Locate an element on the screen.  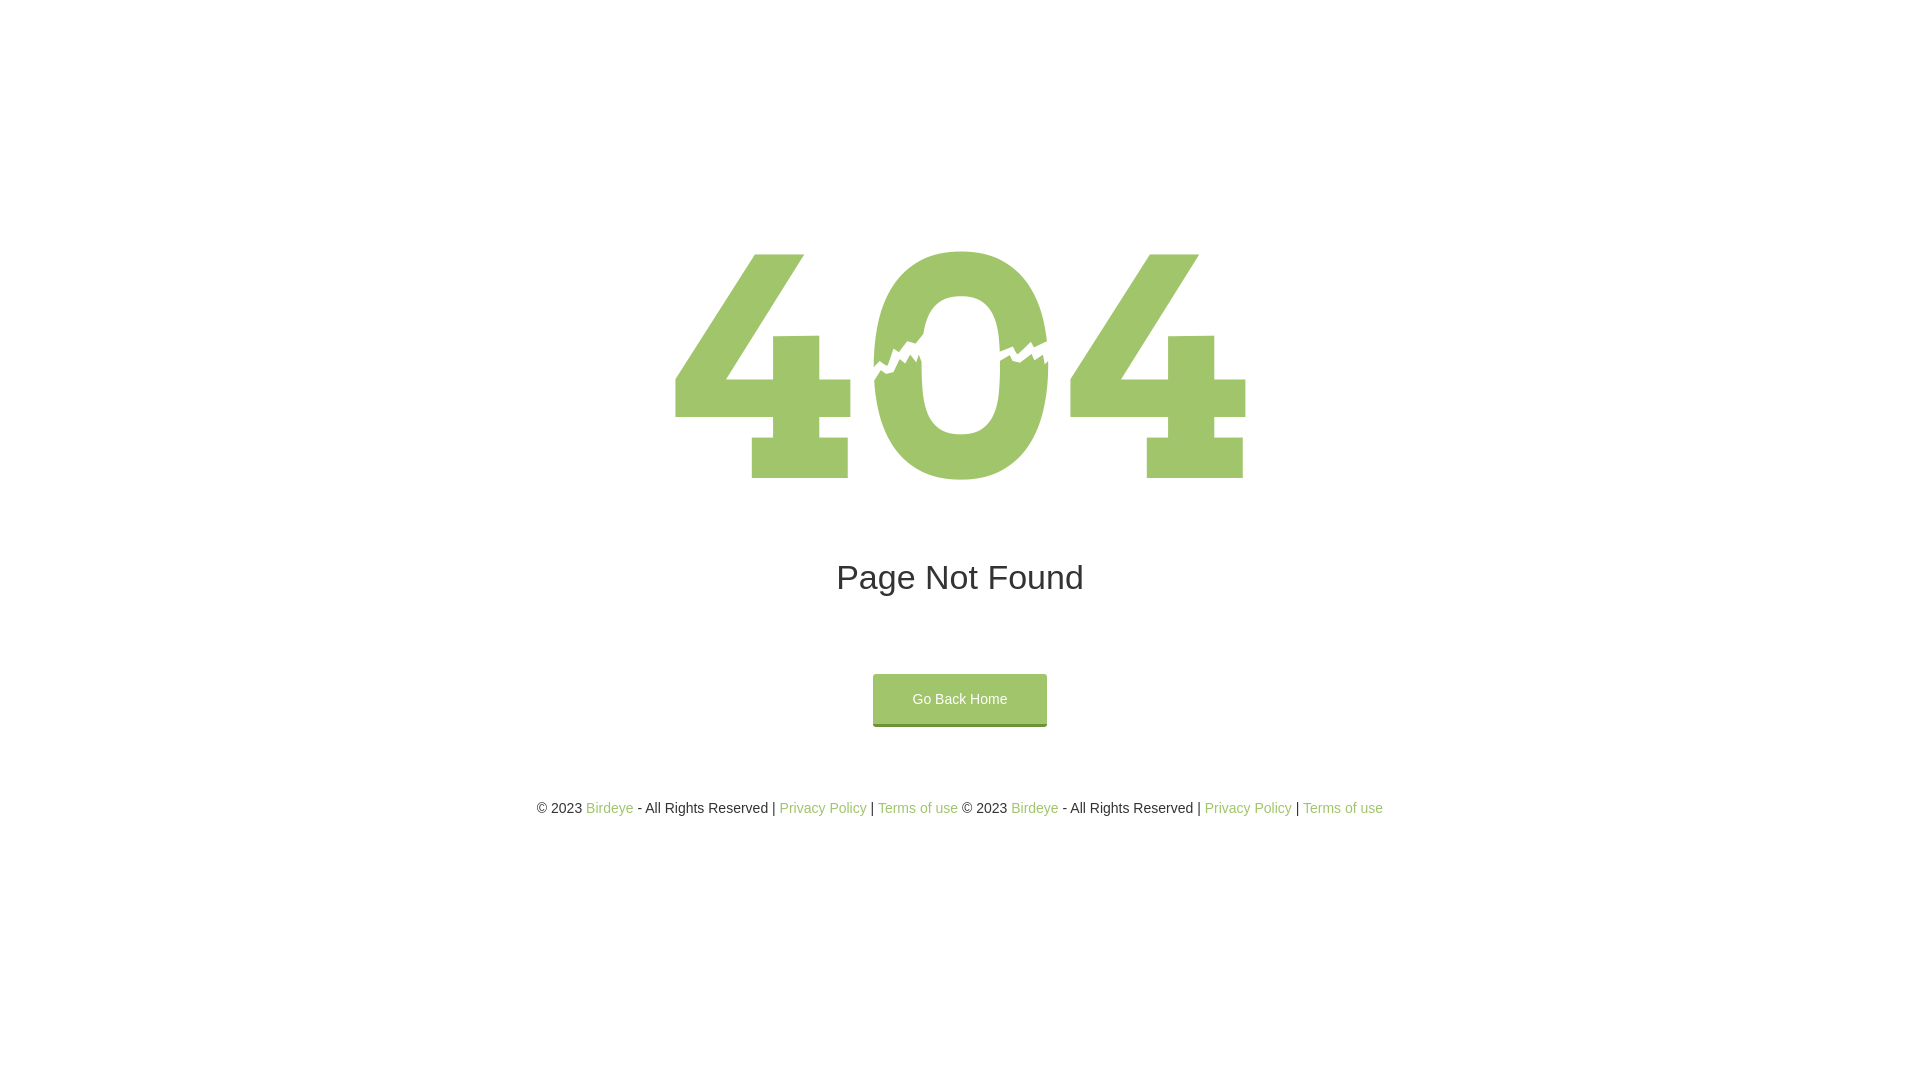
'Birdeye' is located at coordinates (608, 806).